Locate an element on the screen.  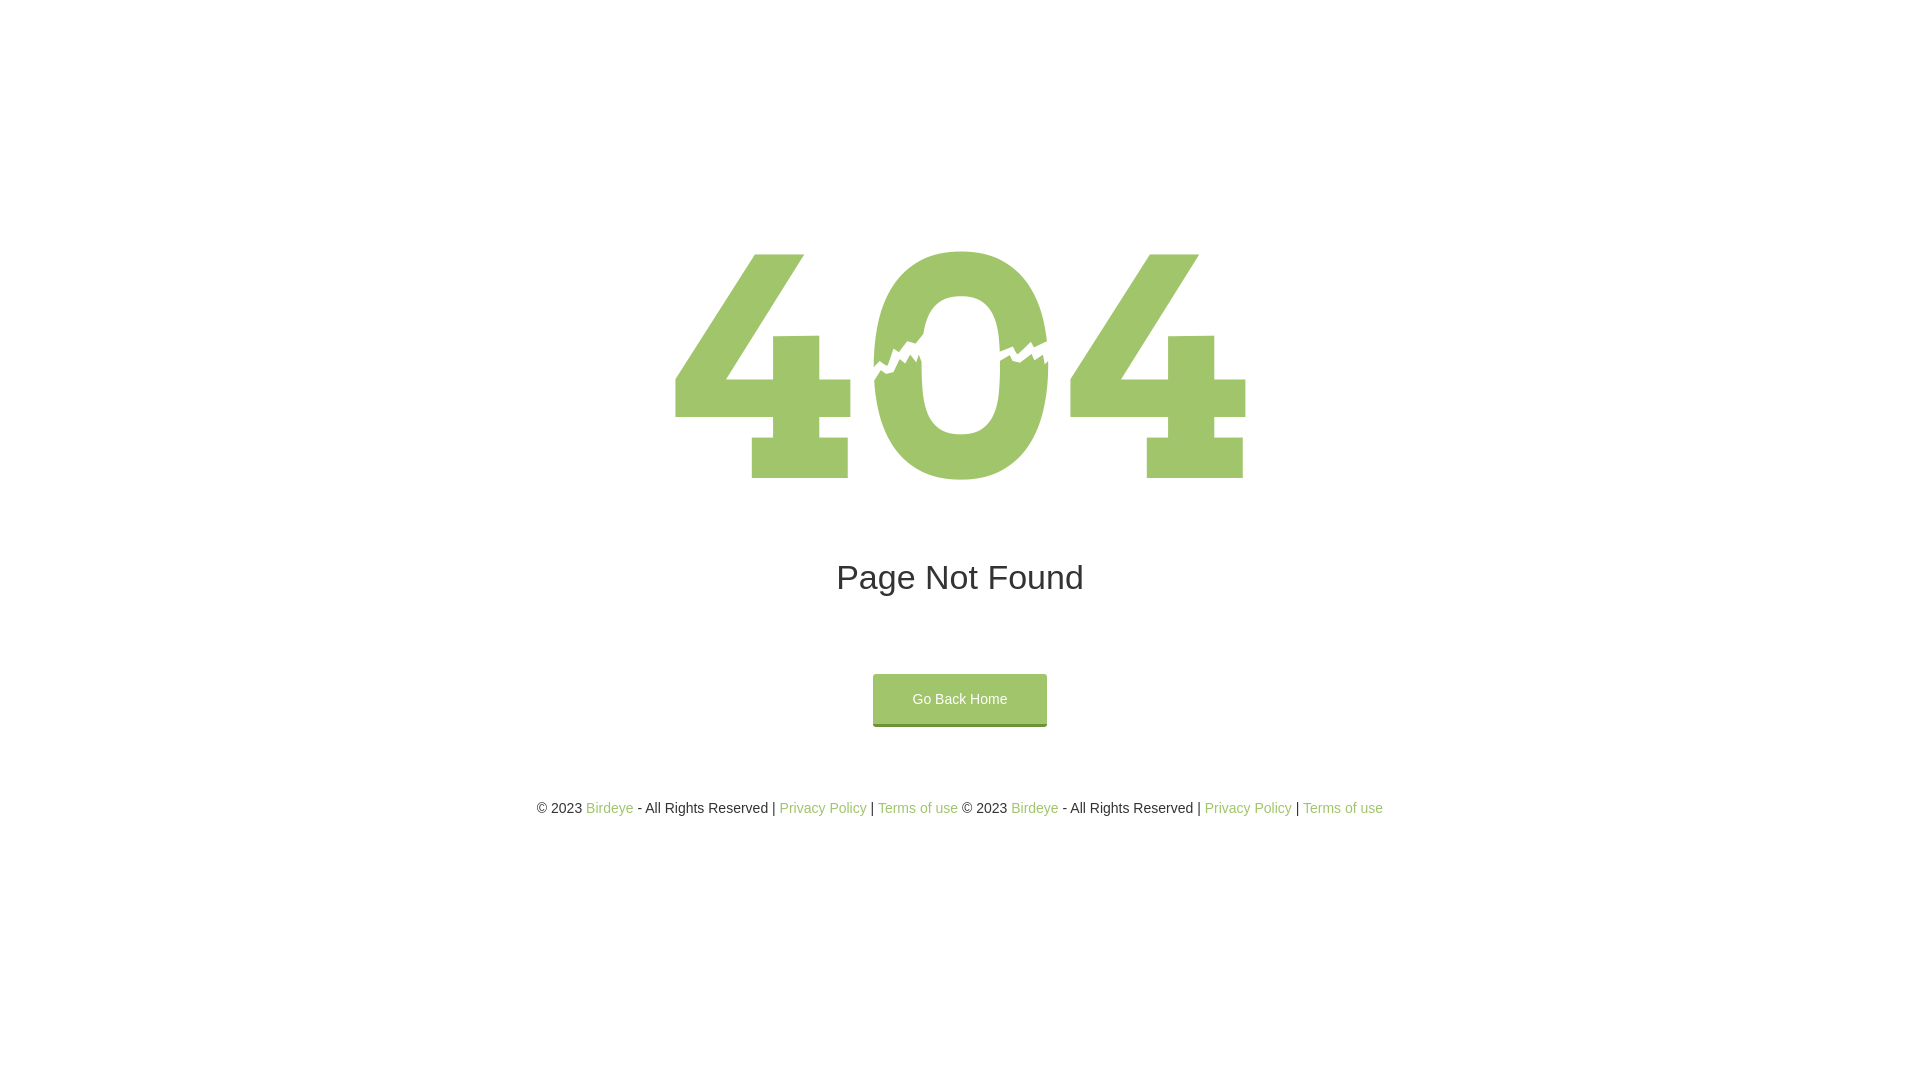
'Birdeye' is located at coordinates (608, 806).